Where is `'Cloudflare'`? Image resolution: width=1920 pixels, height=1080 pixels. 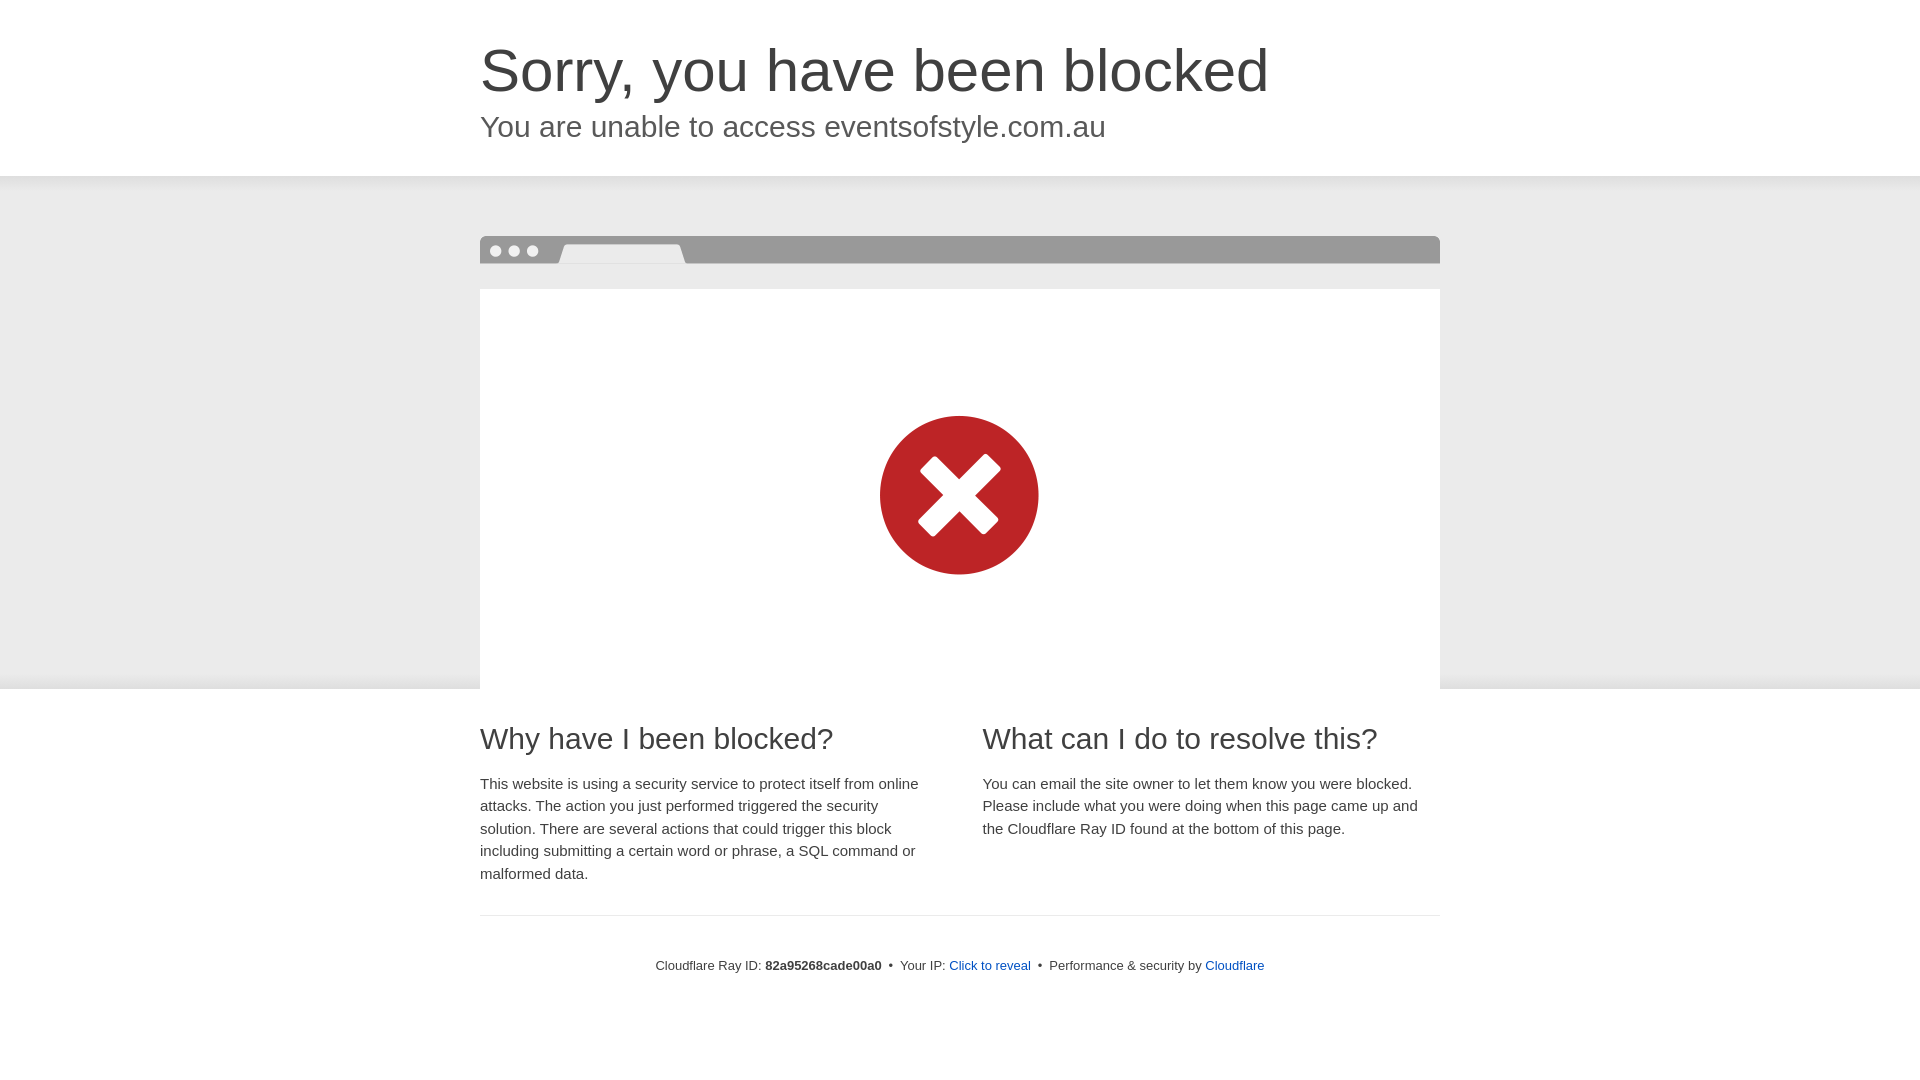
'Cloudflare' is located at coordinates (1203, 964).